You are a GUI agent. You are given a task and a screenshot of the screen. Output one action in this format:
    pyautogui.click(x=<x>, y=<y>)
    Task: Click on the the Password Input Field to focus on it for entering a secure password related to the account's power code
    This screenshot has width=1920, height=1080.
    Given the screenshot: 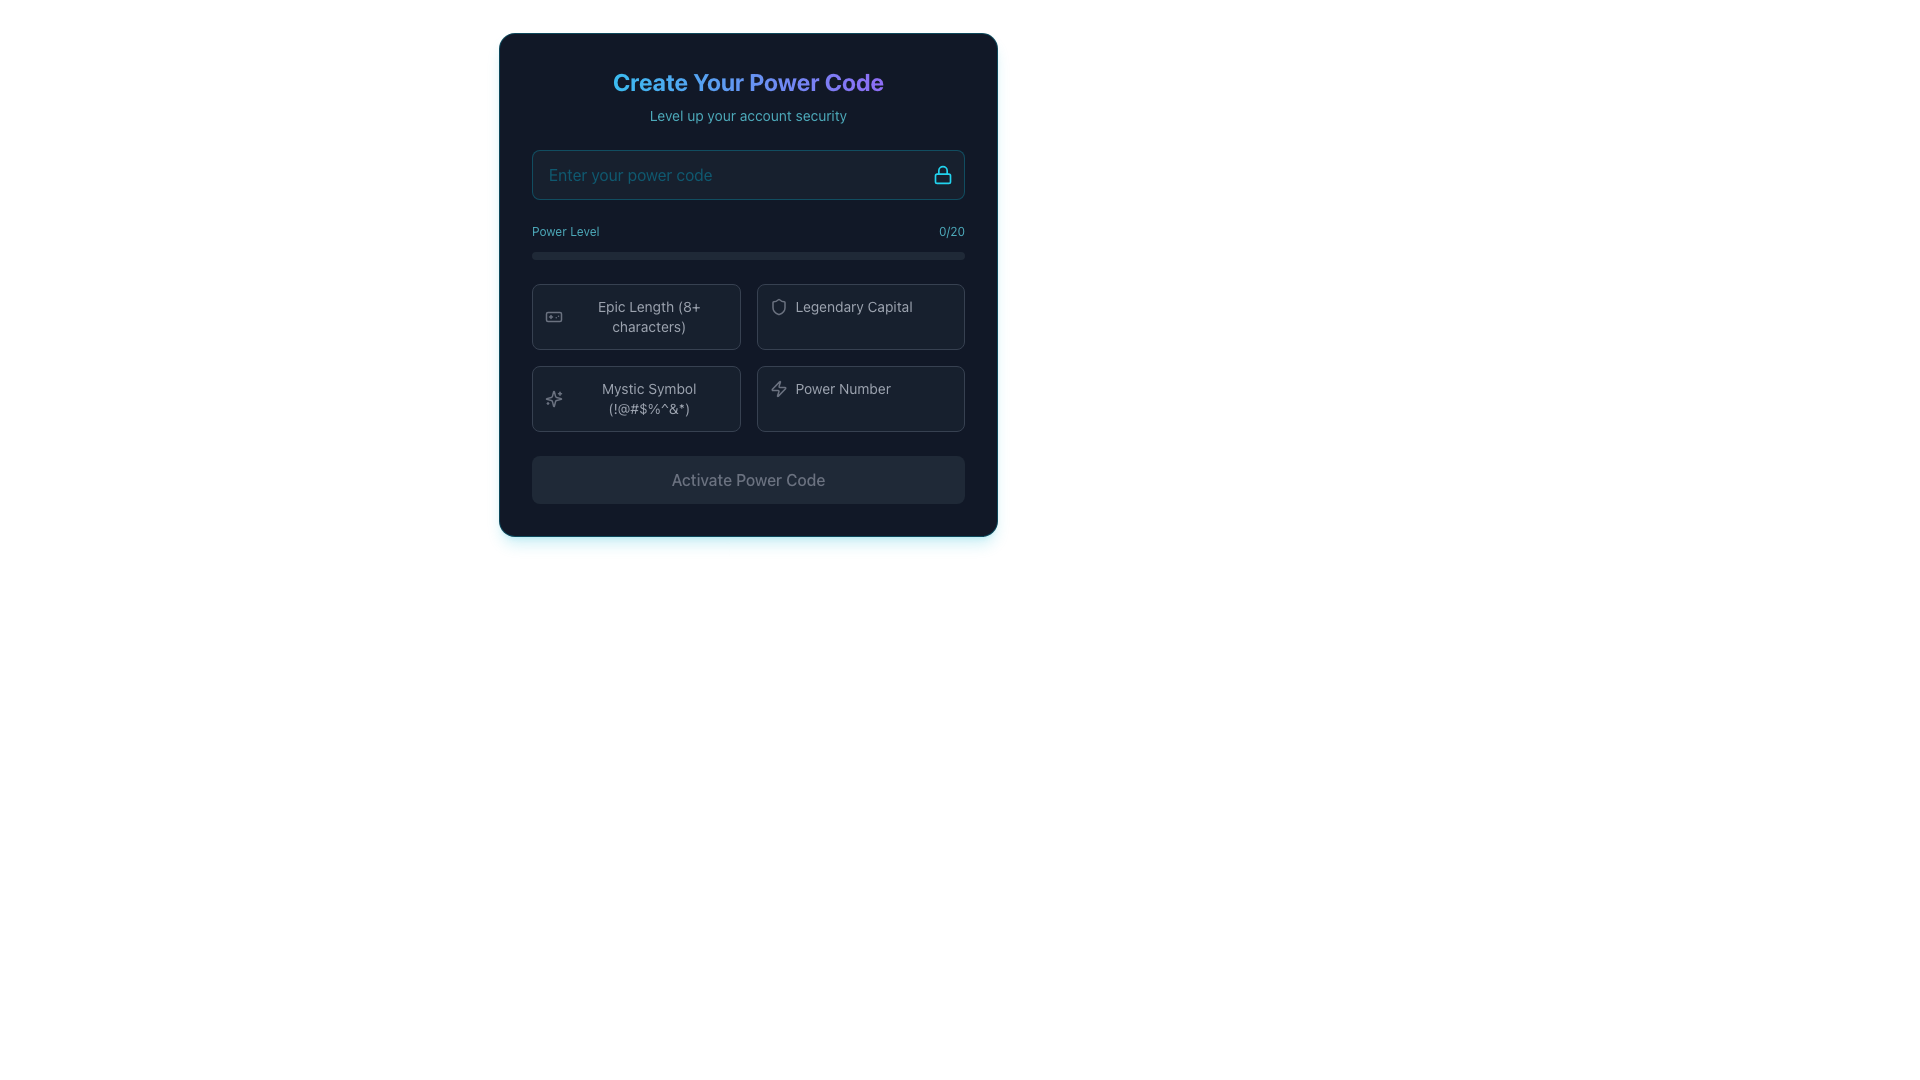 What is the action you would take?
    pyautogui.click(x=747, y=173)
    